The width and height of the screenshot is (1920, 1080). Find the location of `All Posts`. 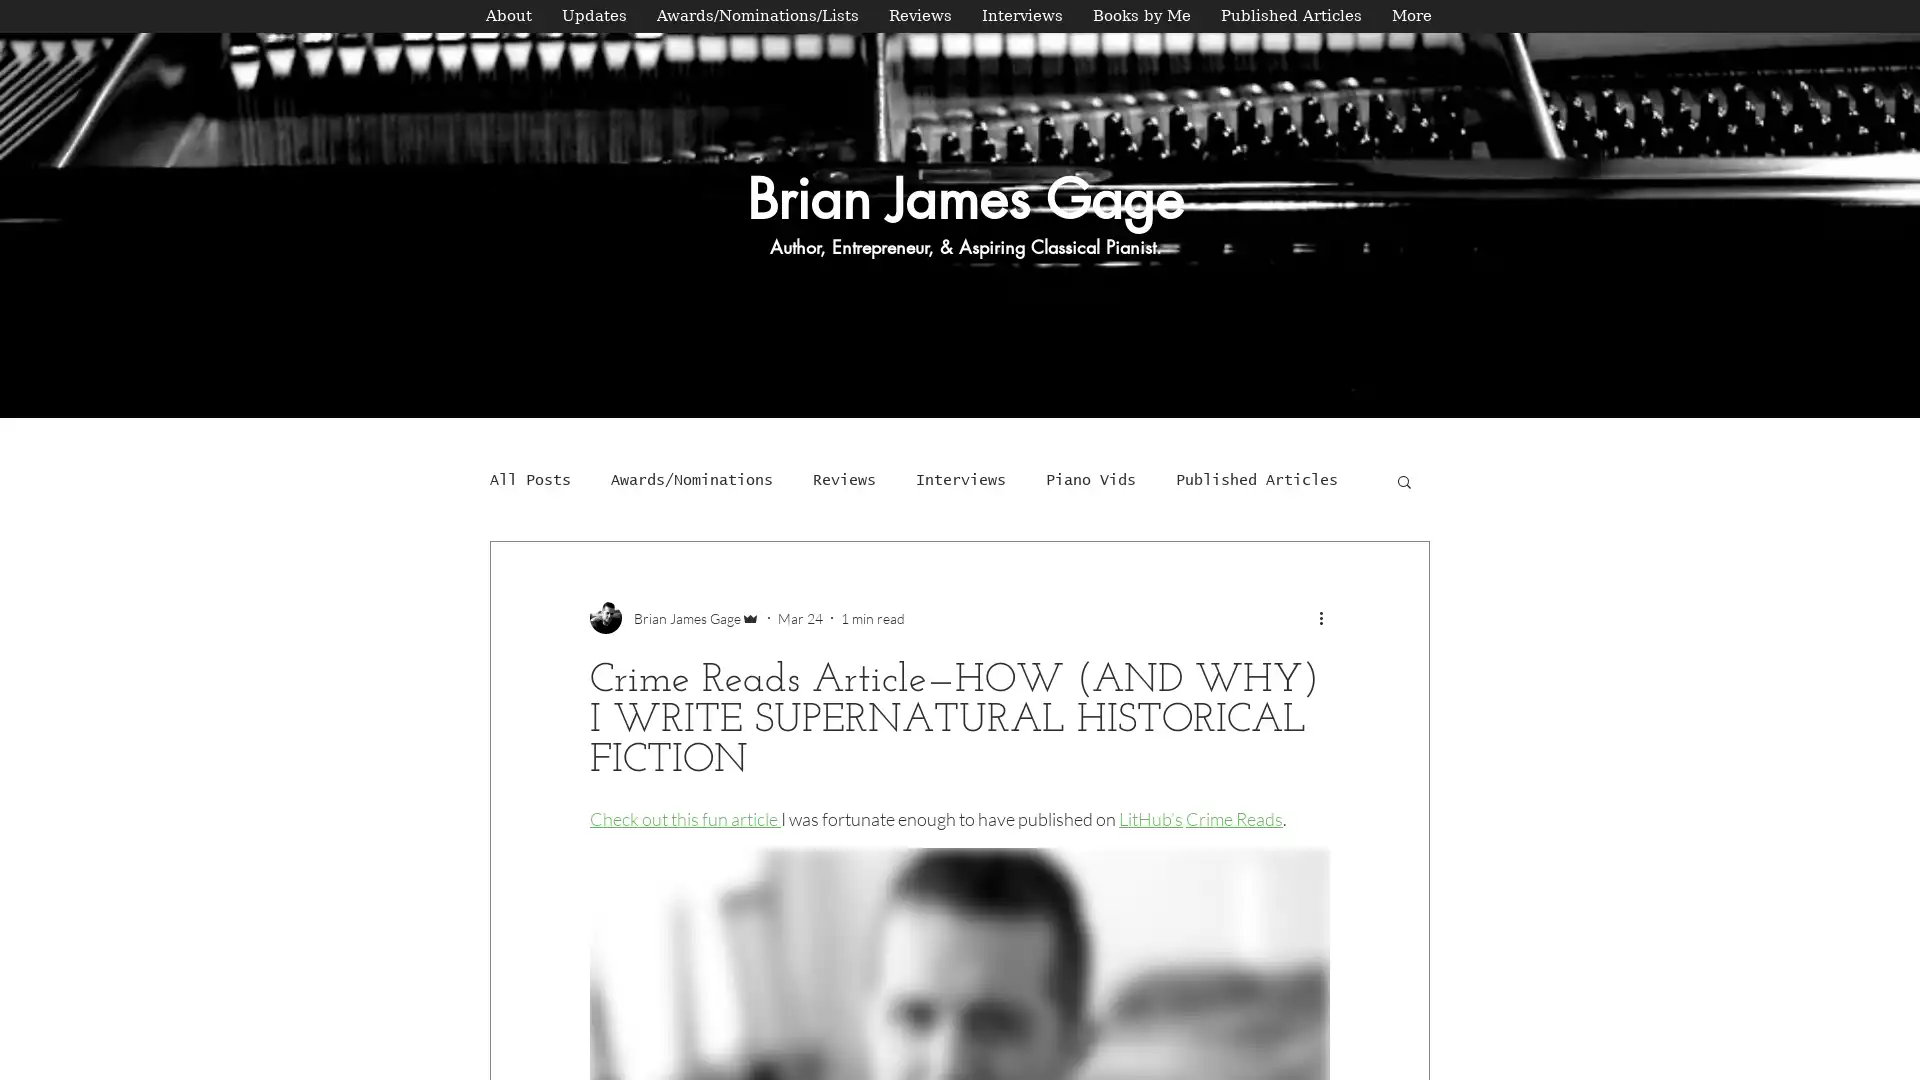

All Posts is located at coordinates (530, 481).